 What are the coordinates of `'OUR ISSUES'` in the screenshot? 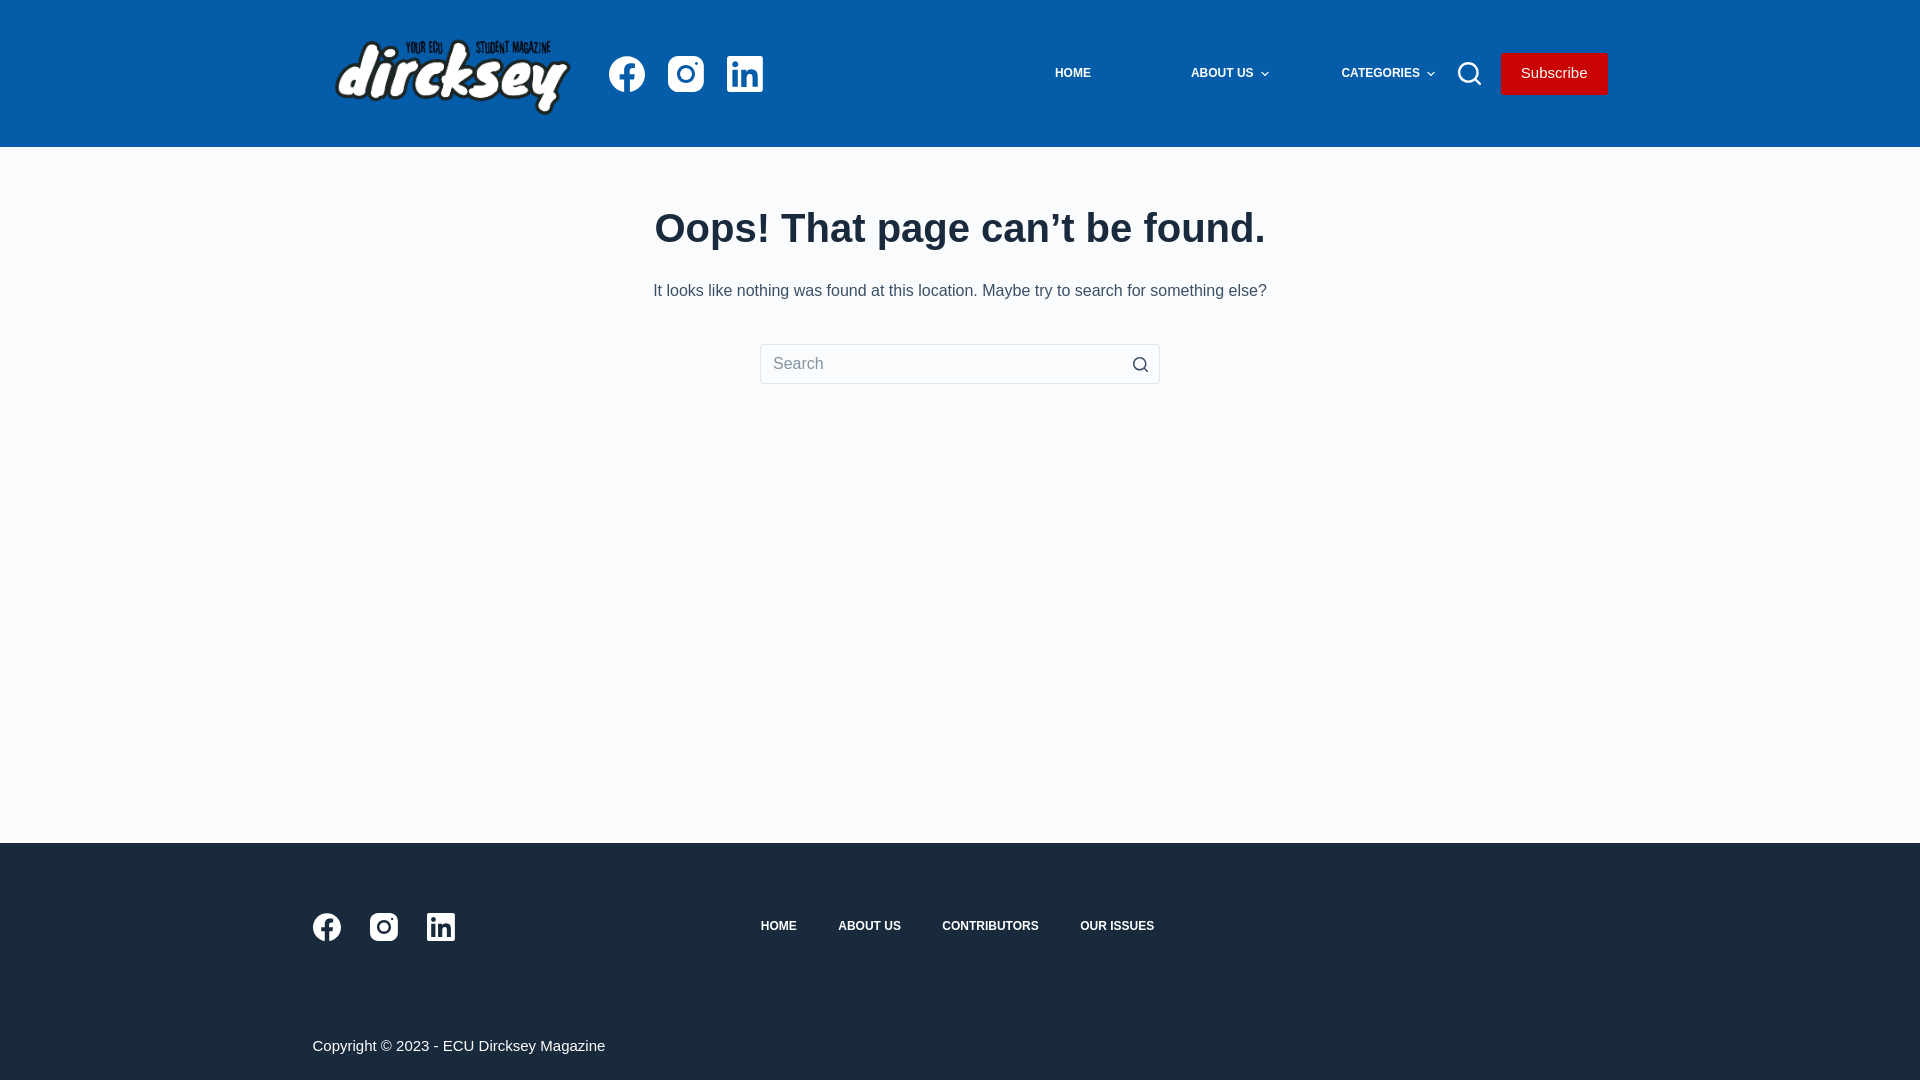 It's located at (1077, 926).